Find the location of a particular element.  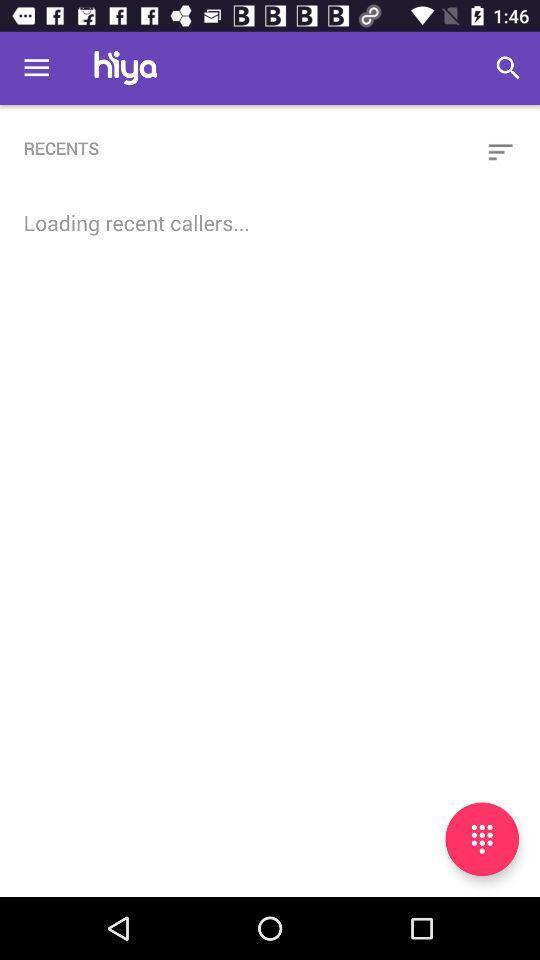

open numberpad is located at coordinates (481, 839).